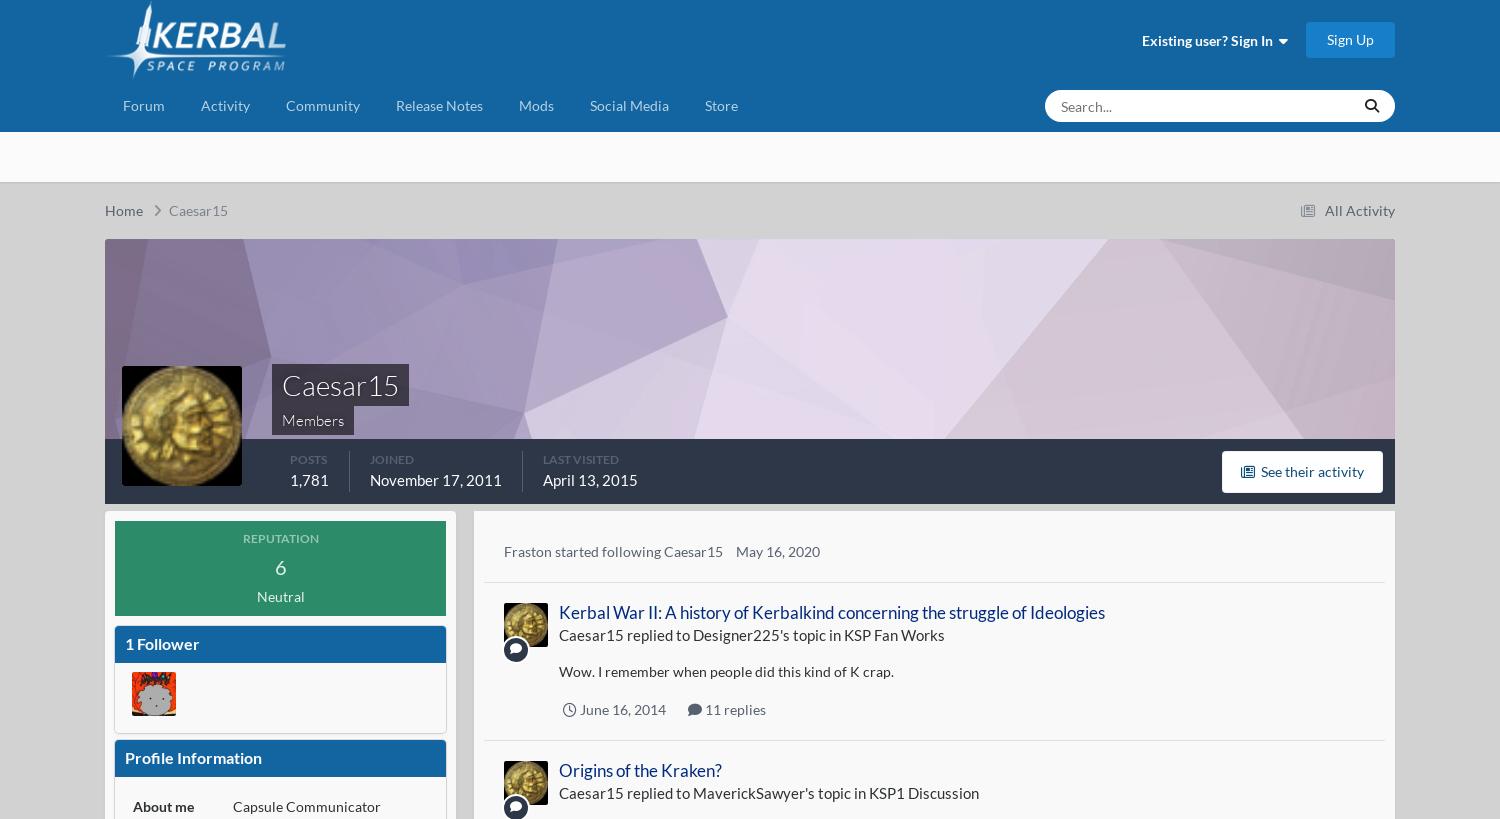 This screenshot has width=1500, height=819. What do you see at coordinates (732, 707) in the screenshot?
I see `'11 replies'` at bounding box center [732, 707].